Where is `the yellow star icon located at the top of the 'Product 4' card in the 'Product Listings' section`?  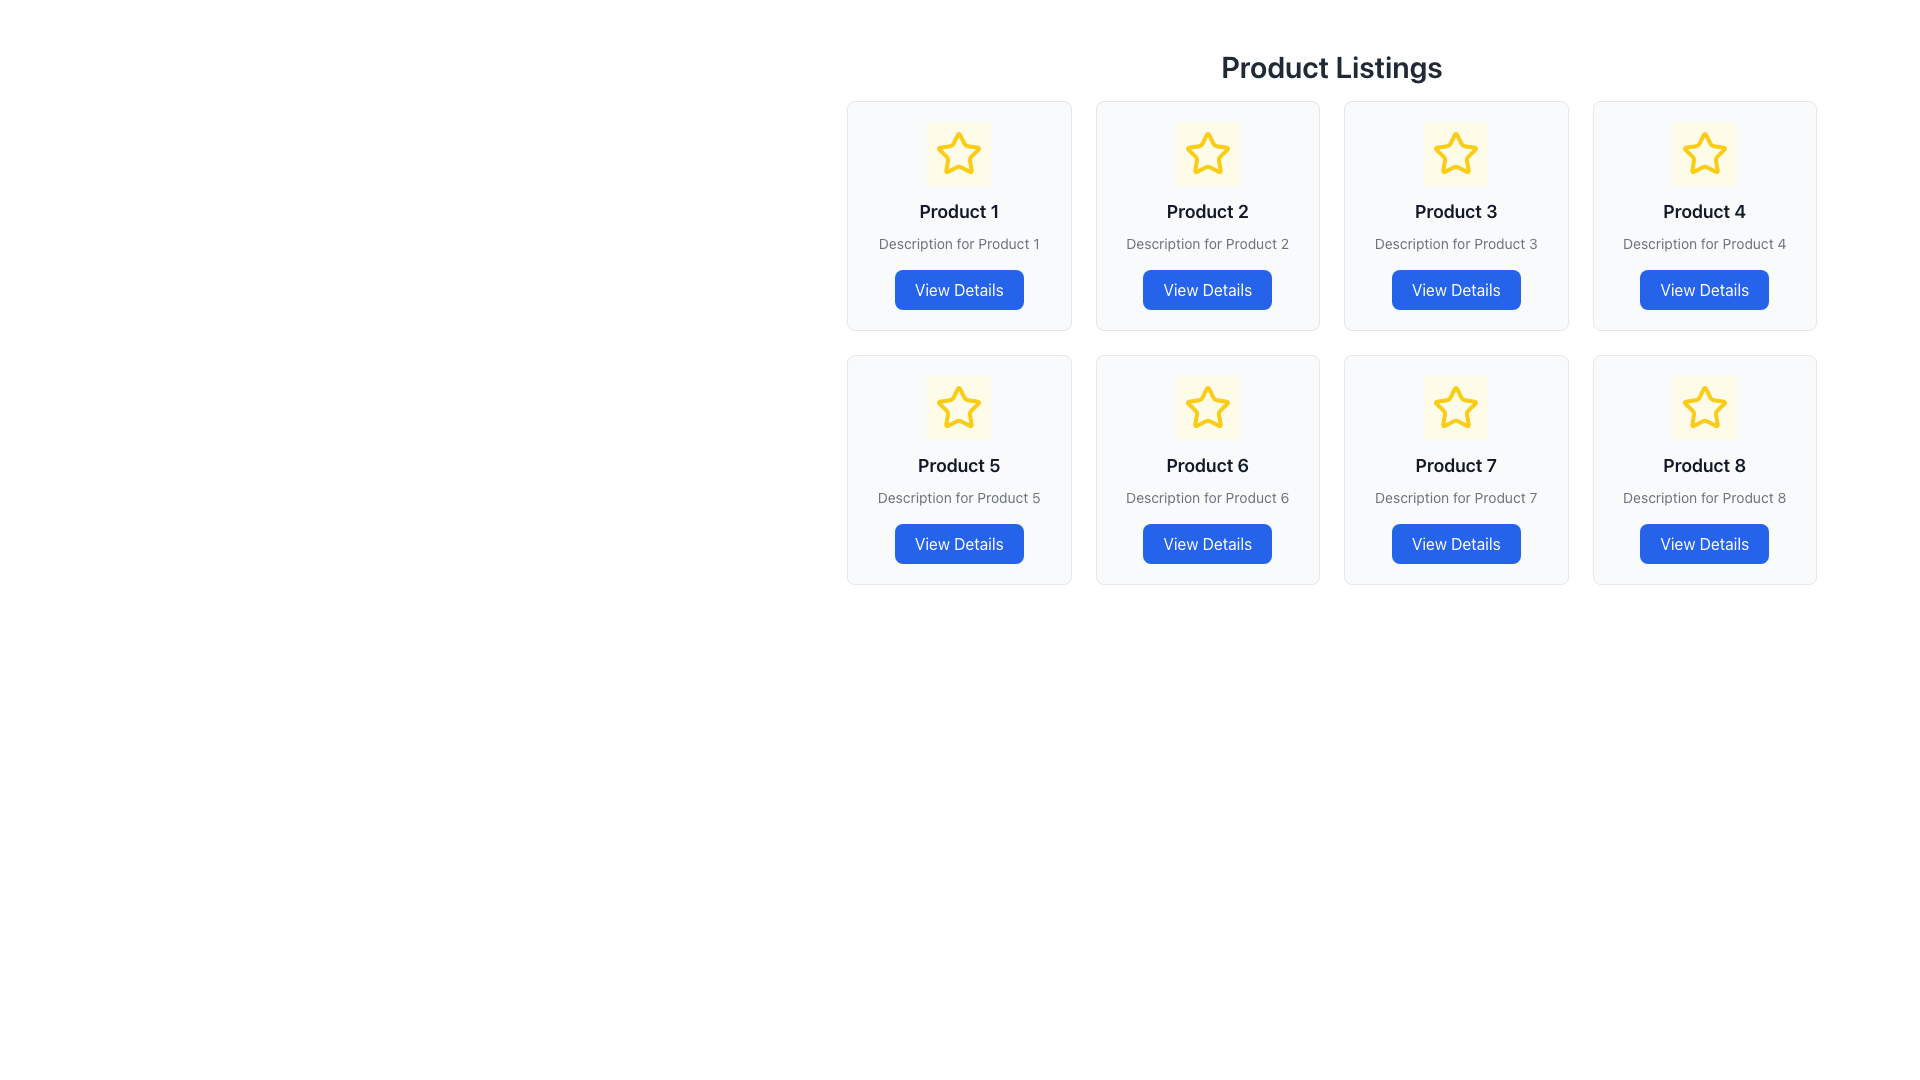 the yellow star icon located at the top of the 'Product 4' card in the 'Product Listings' section is located at coordinates (1703, 153).